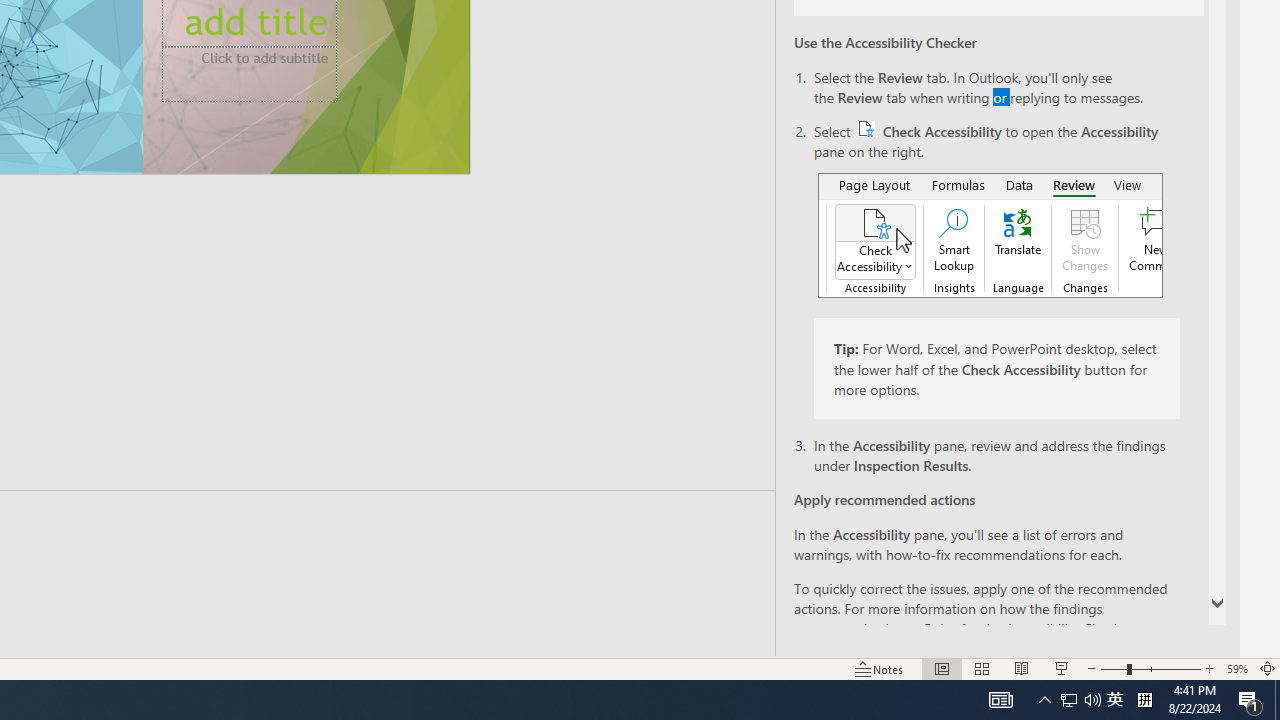 The width and height of the screenshot is (1280, 720). What do you see at coordinates (1236, 669) in the screenshot?
I see `'Zoom 59%'` at bounding box center [1236, 669].